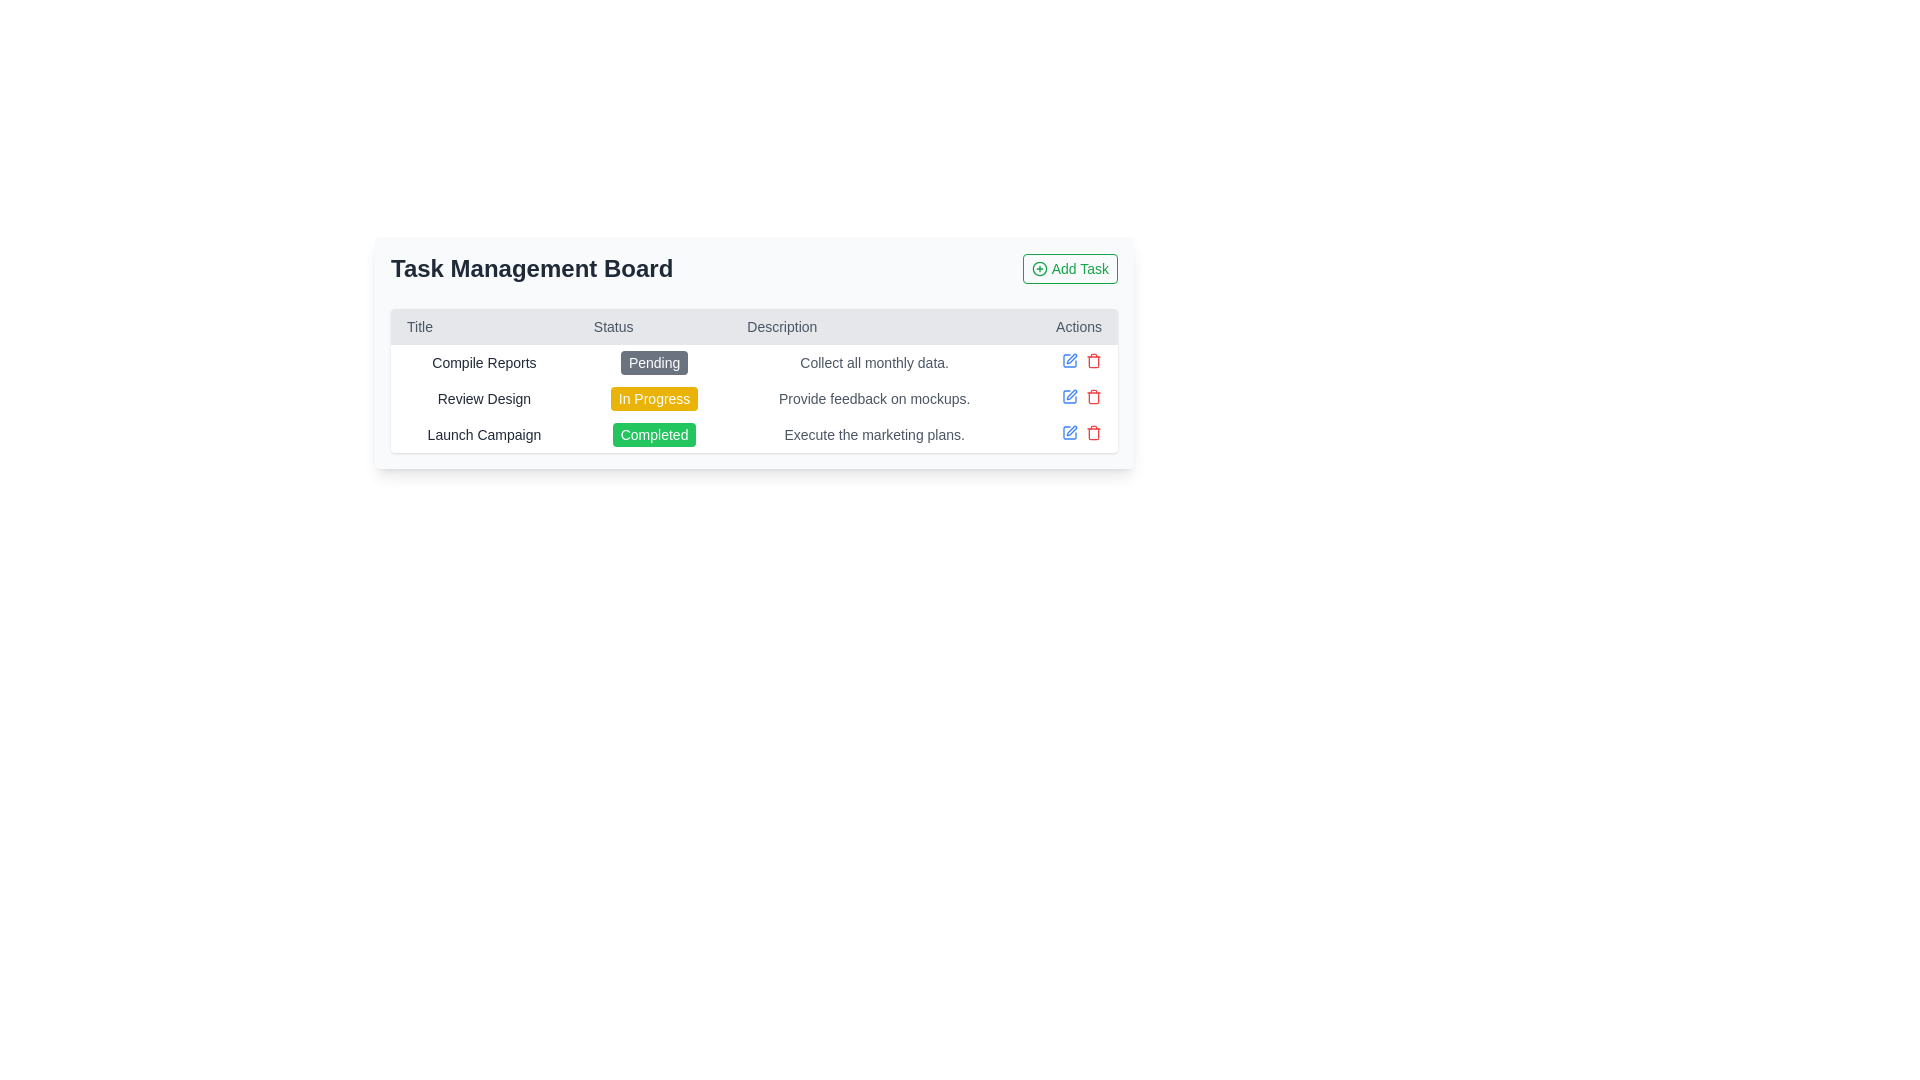  I want to click on the green-bordered 'Add Task' button located near the top-right corner of the task management interface, so click(1069, 268).